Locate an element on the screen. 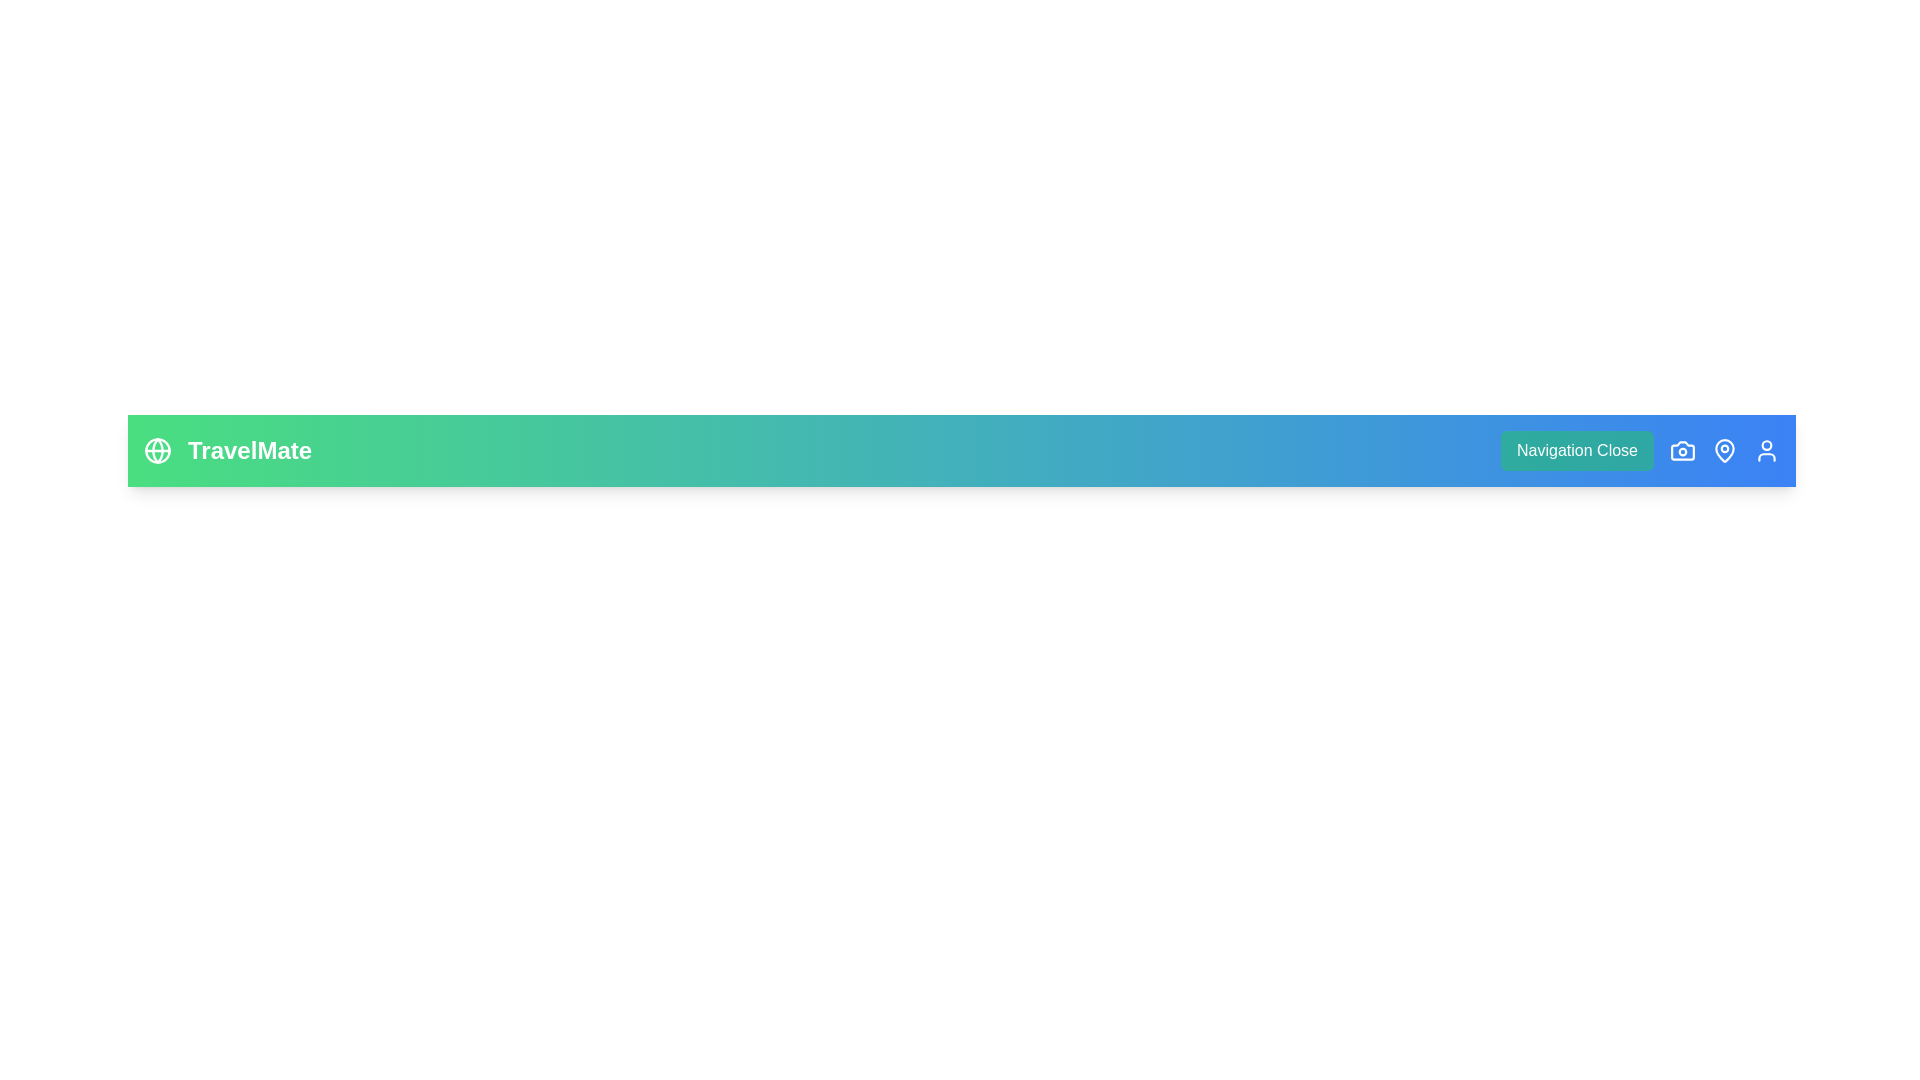  the user icon to open the user profile or account-related actions is located at coordinates (1766, 451).